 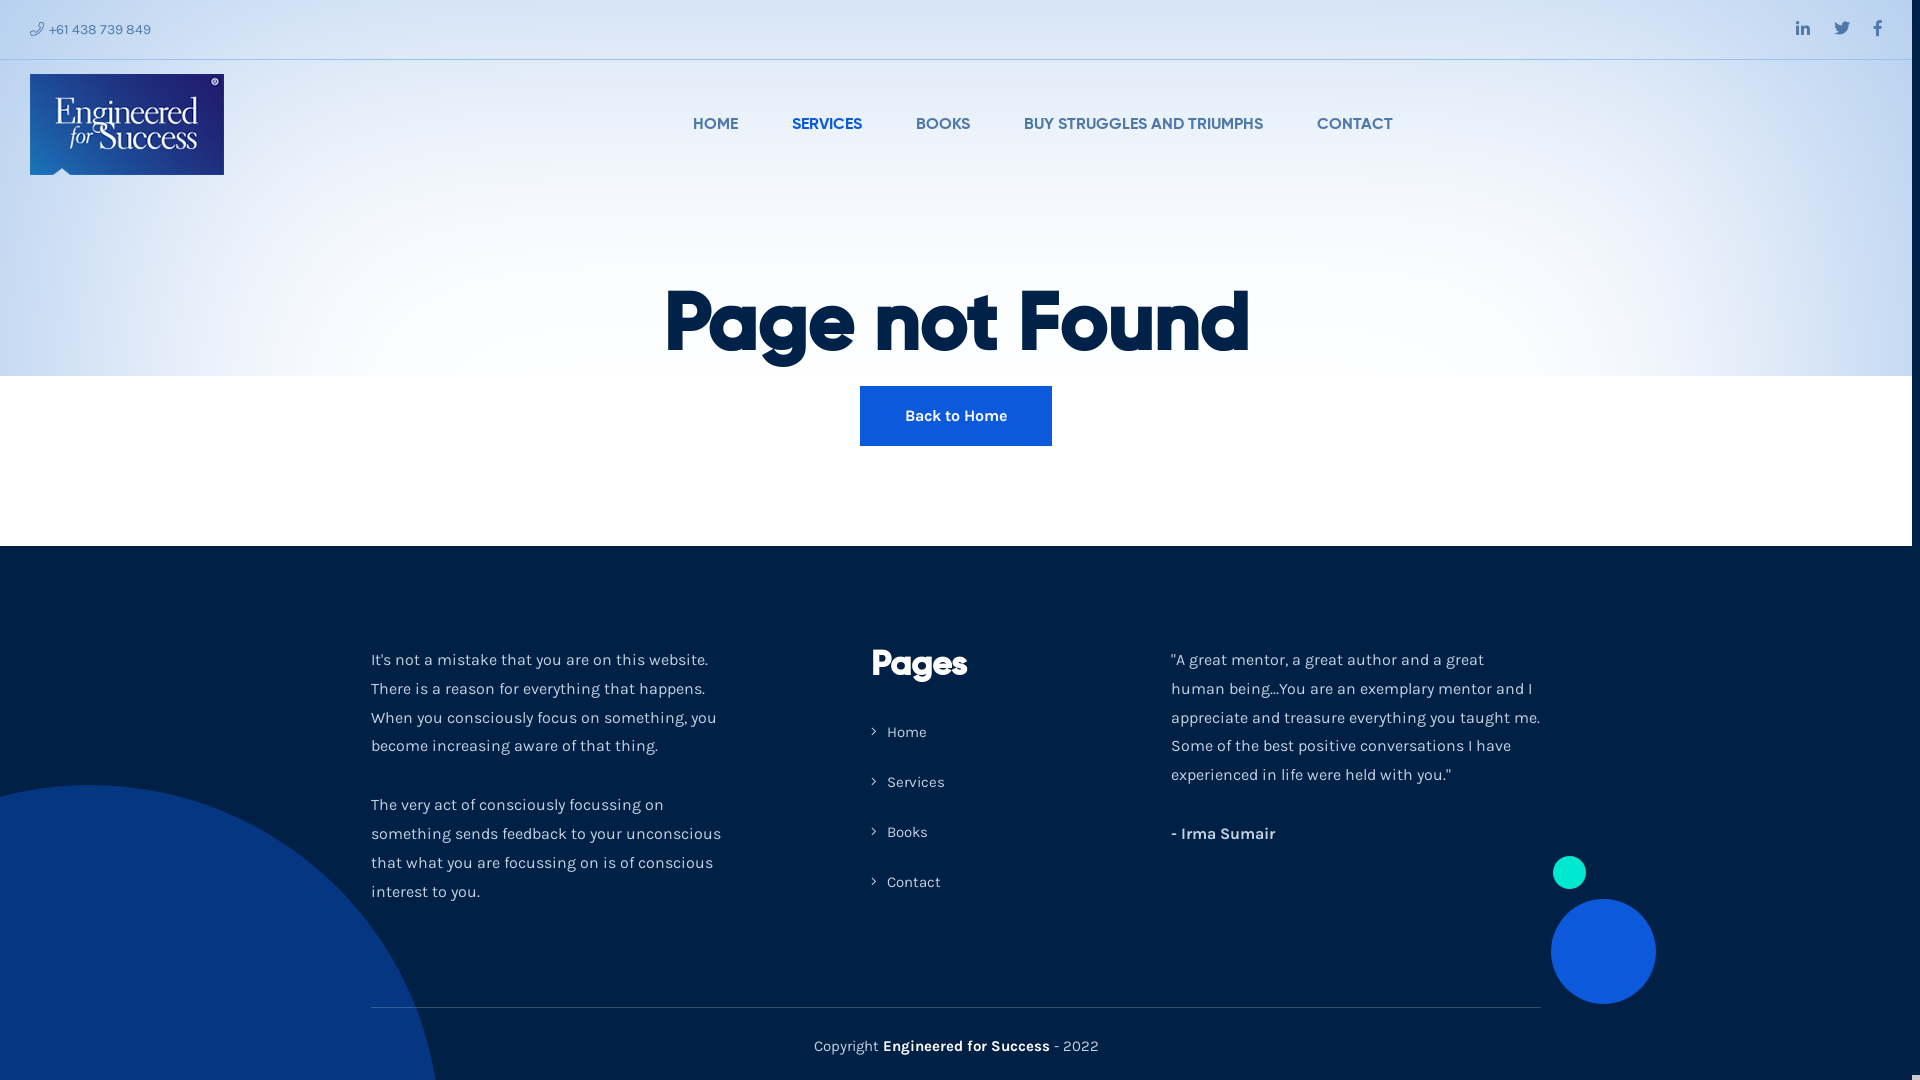 What do you see at coordinates (881, 1045) in the screenshot?
I see `'Engineered for Success'` at bounding box center [881, 1045].